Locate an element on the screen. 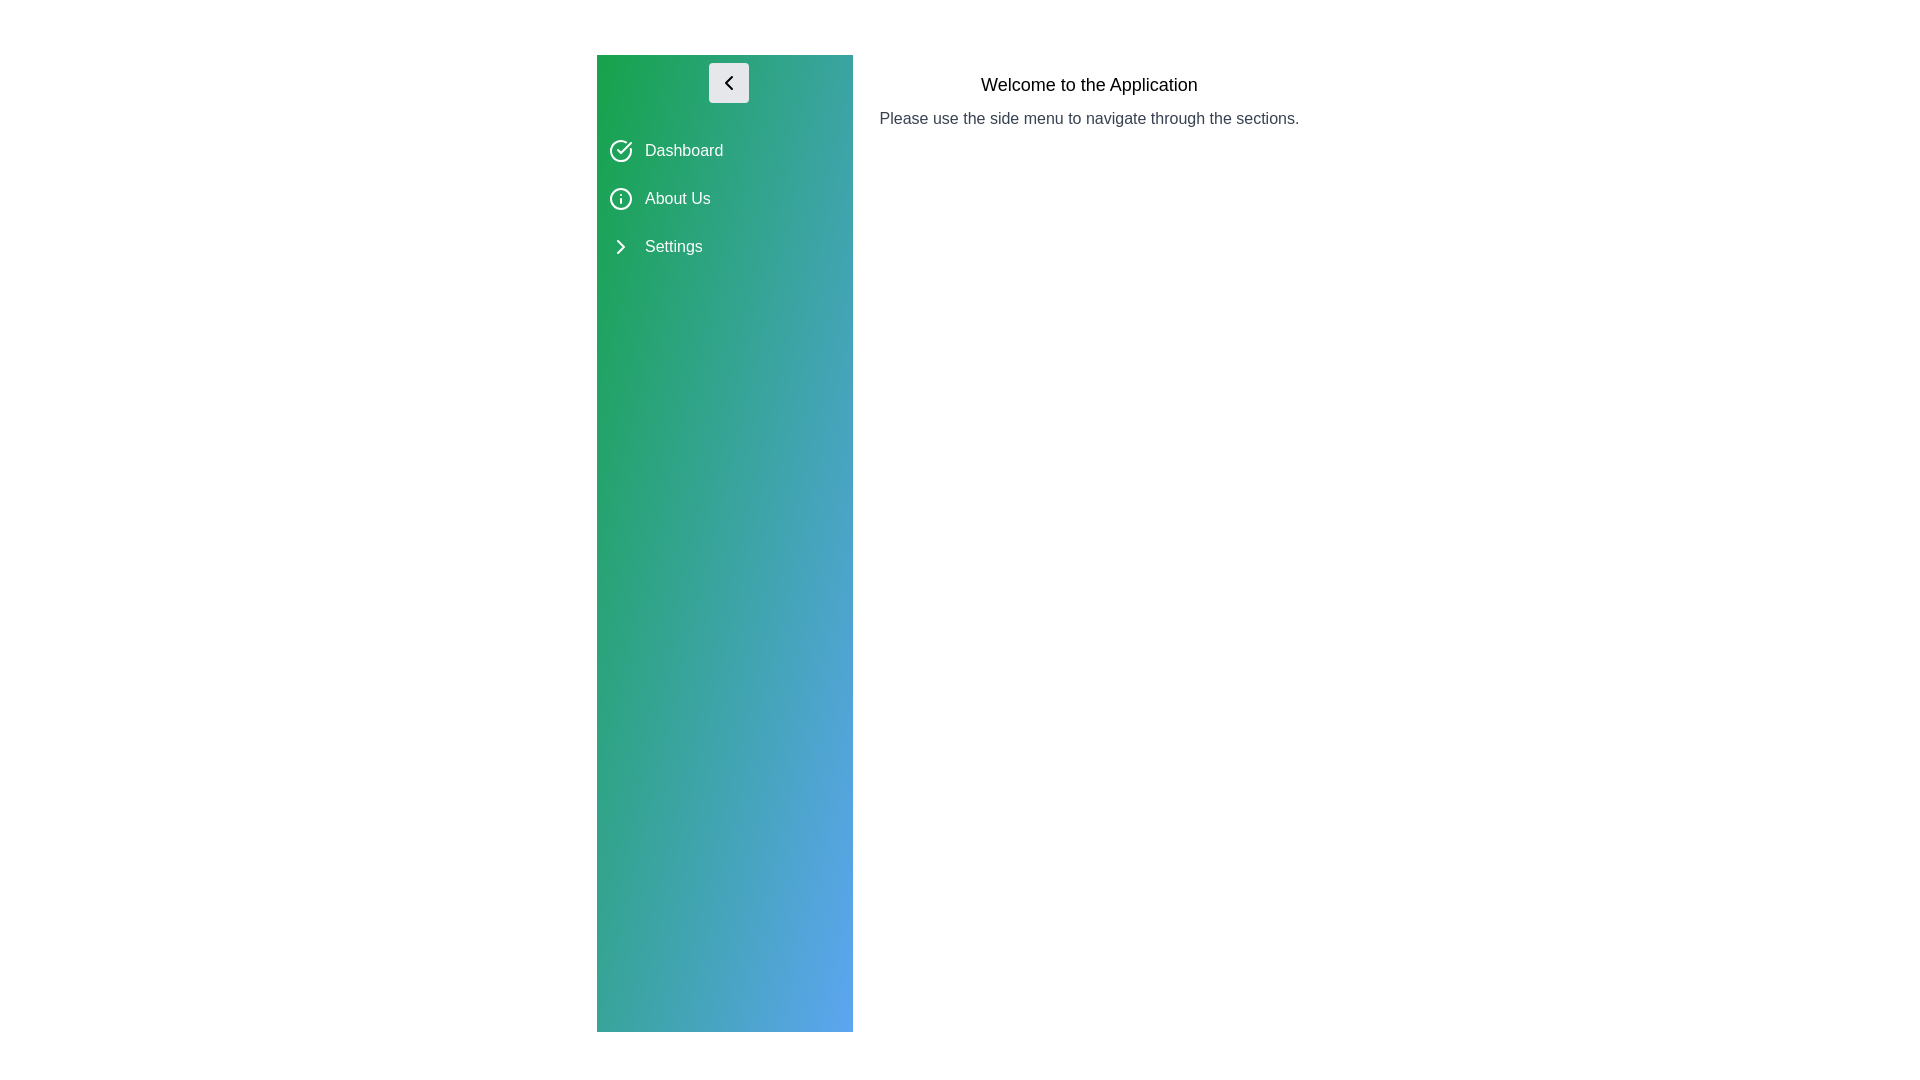 This screenshot has width=1920, height=1080. the menu item Settings to select it is located at coordinates (723, 245).